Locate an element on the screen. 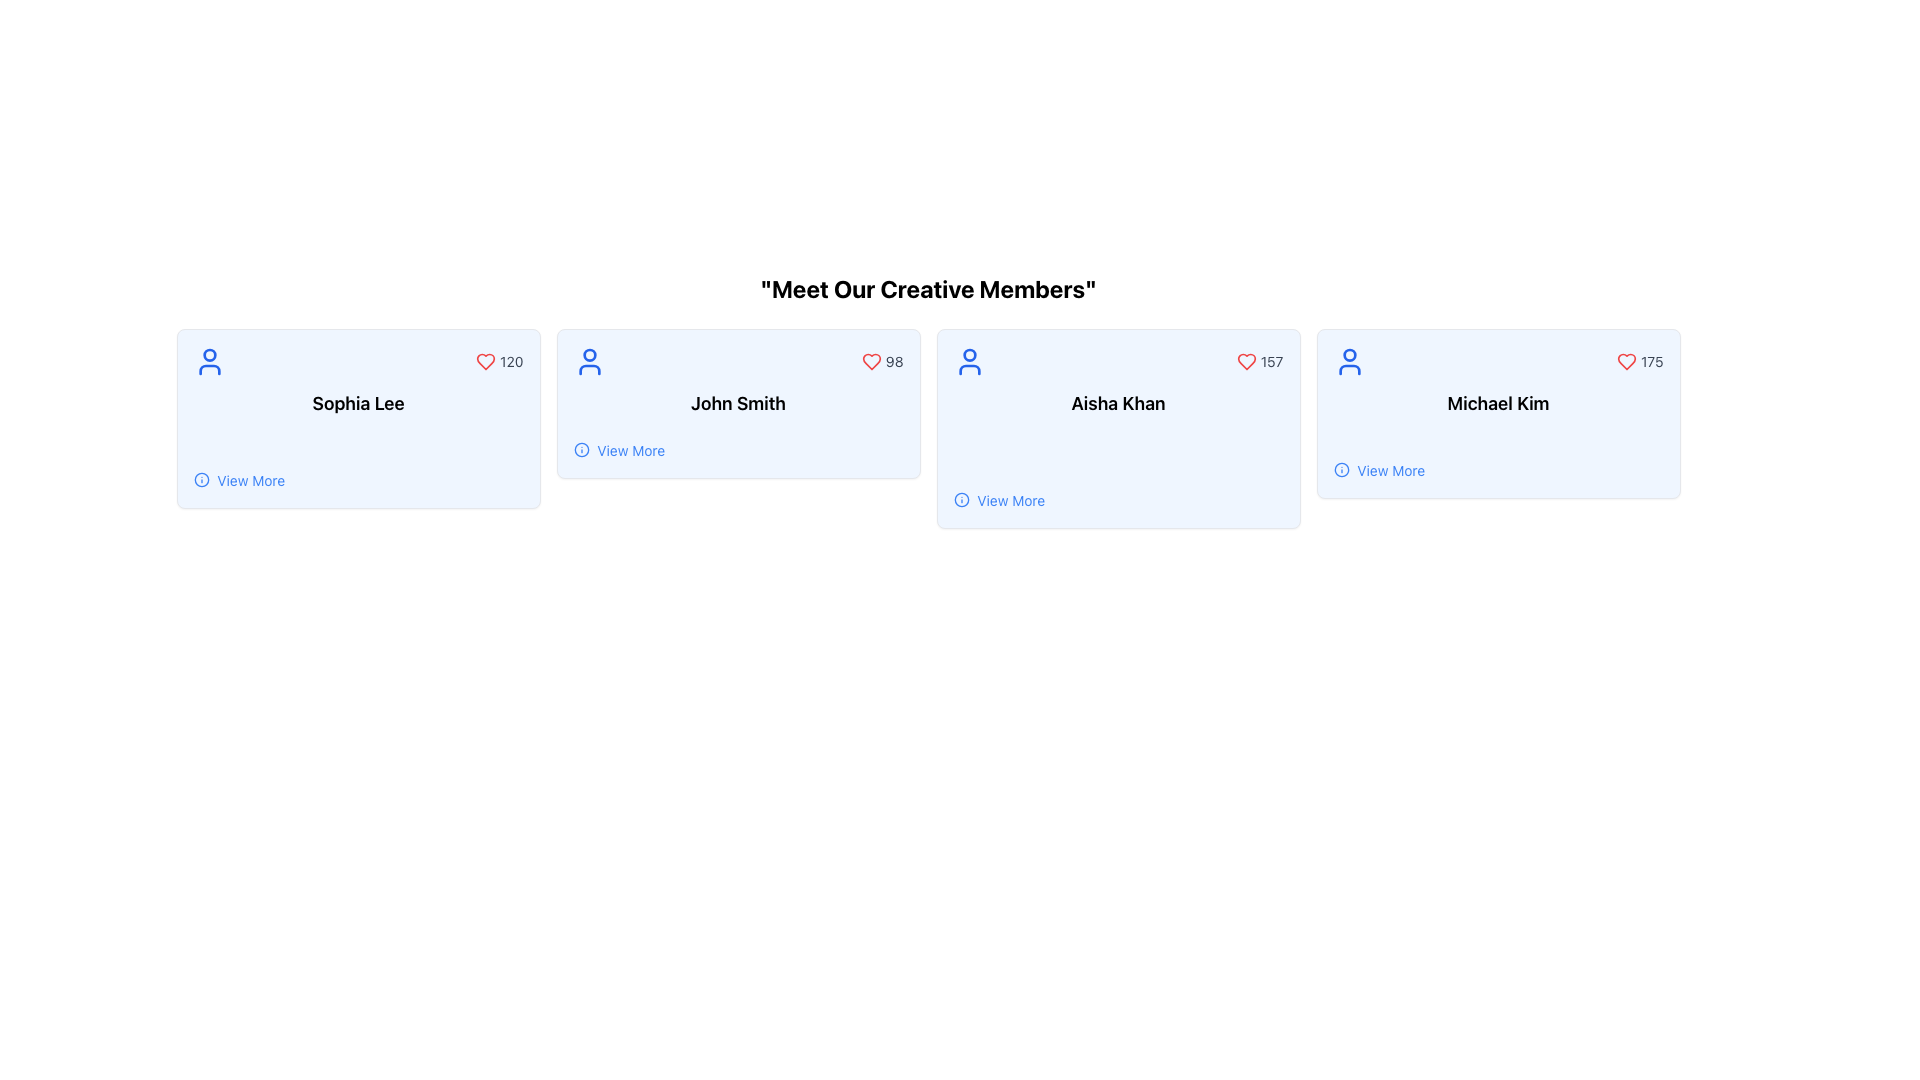 This screenshot has height=1080, width=1920. the circular information icon with a stylized 'i' symbol, which is located to the left of the 'View More' text within the card for 'John Smith' is located at coordinates (580, 450).